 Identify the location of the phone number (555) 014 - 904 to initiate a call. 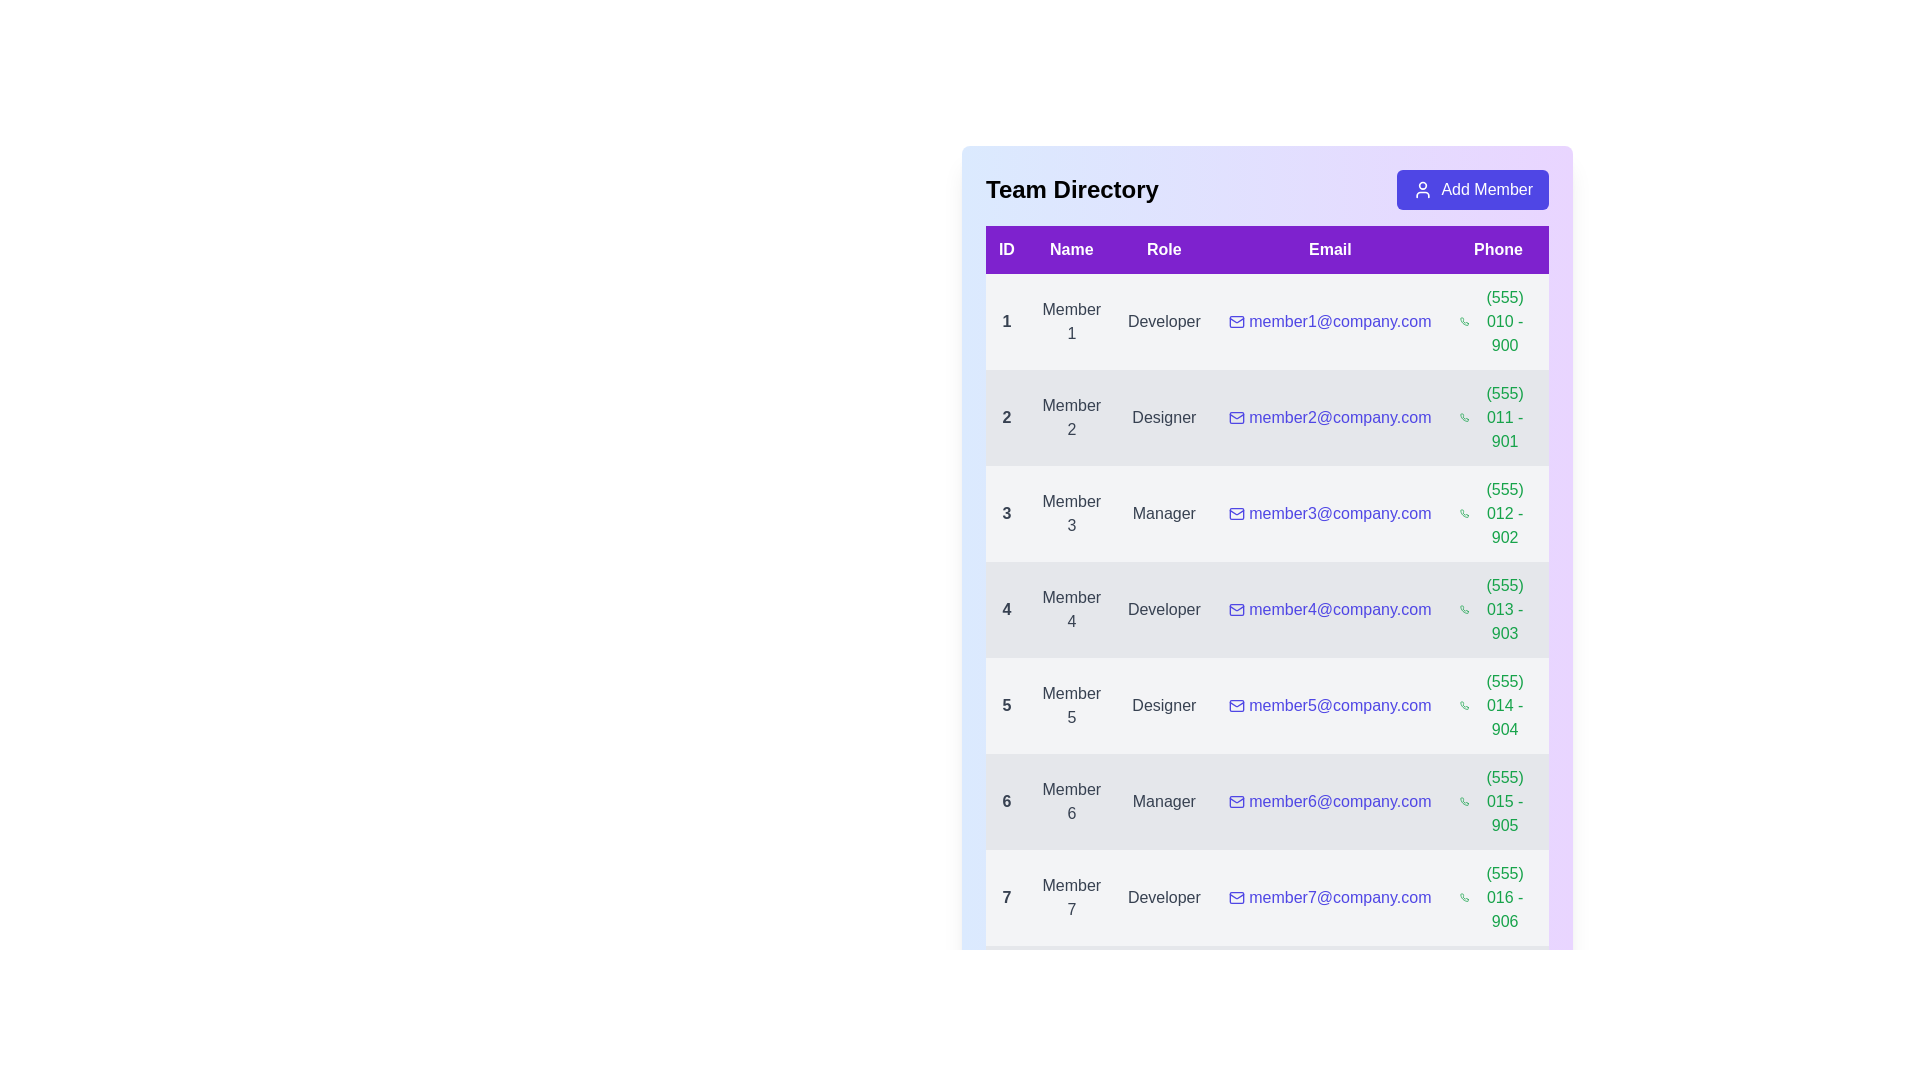
(1498, 704).